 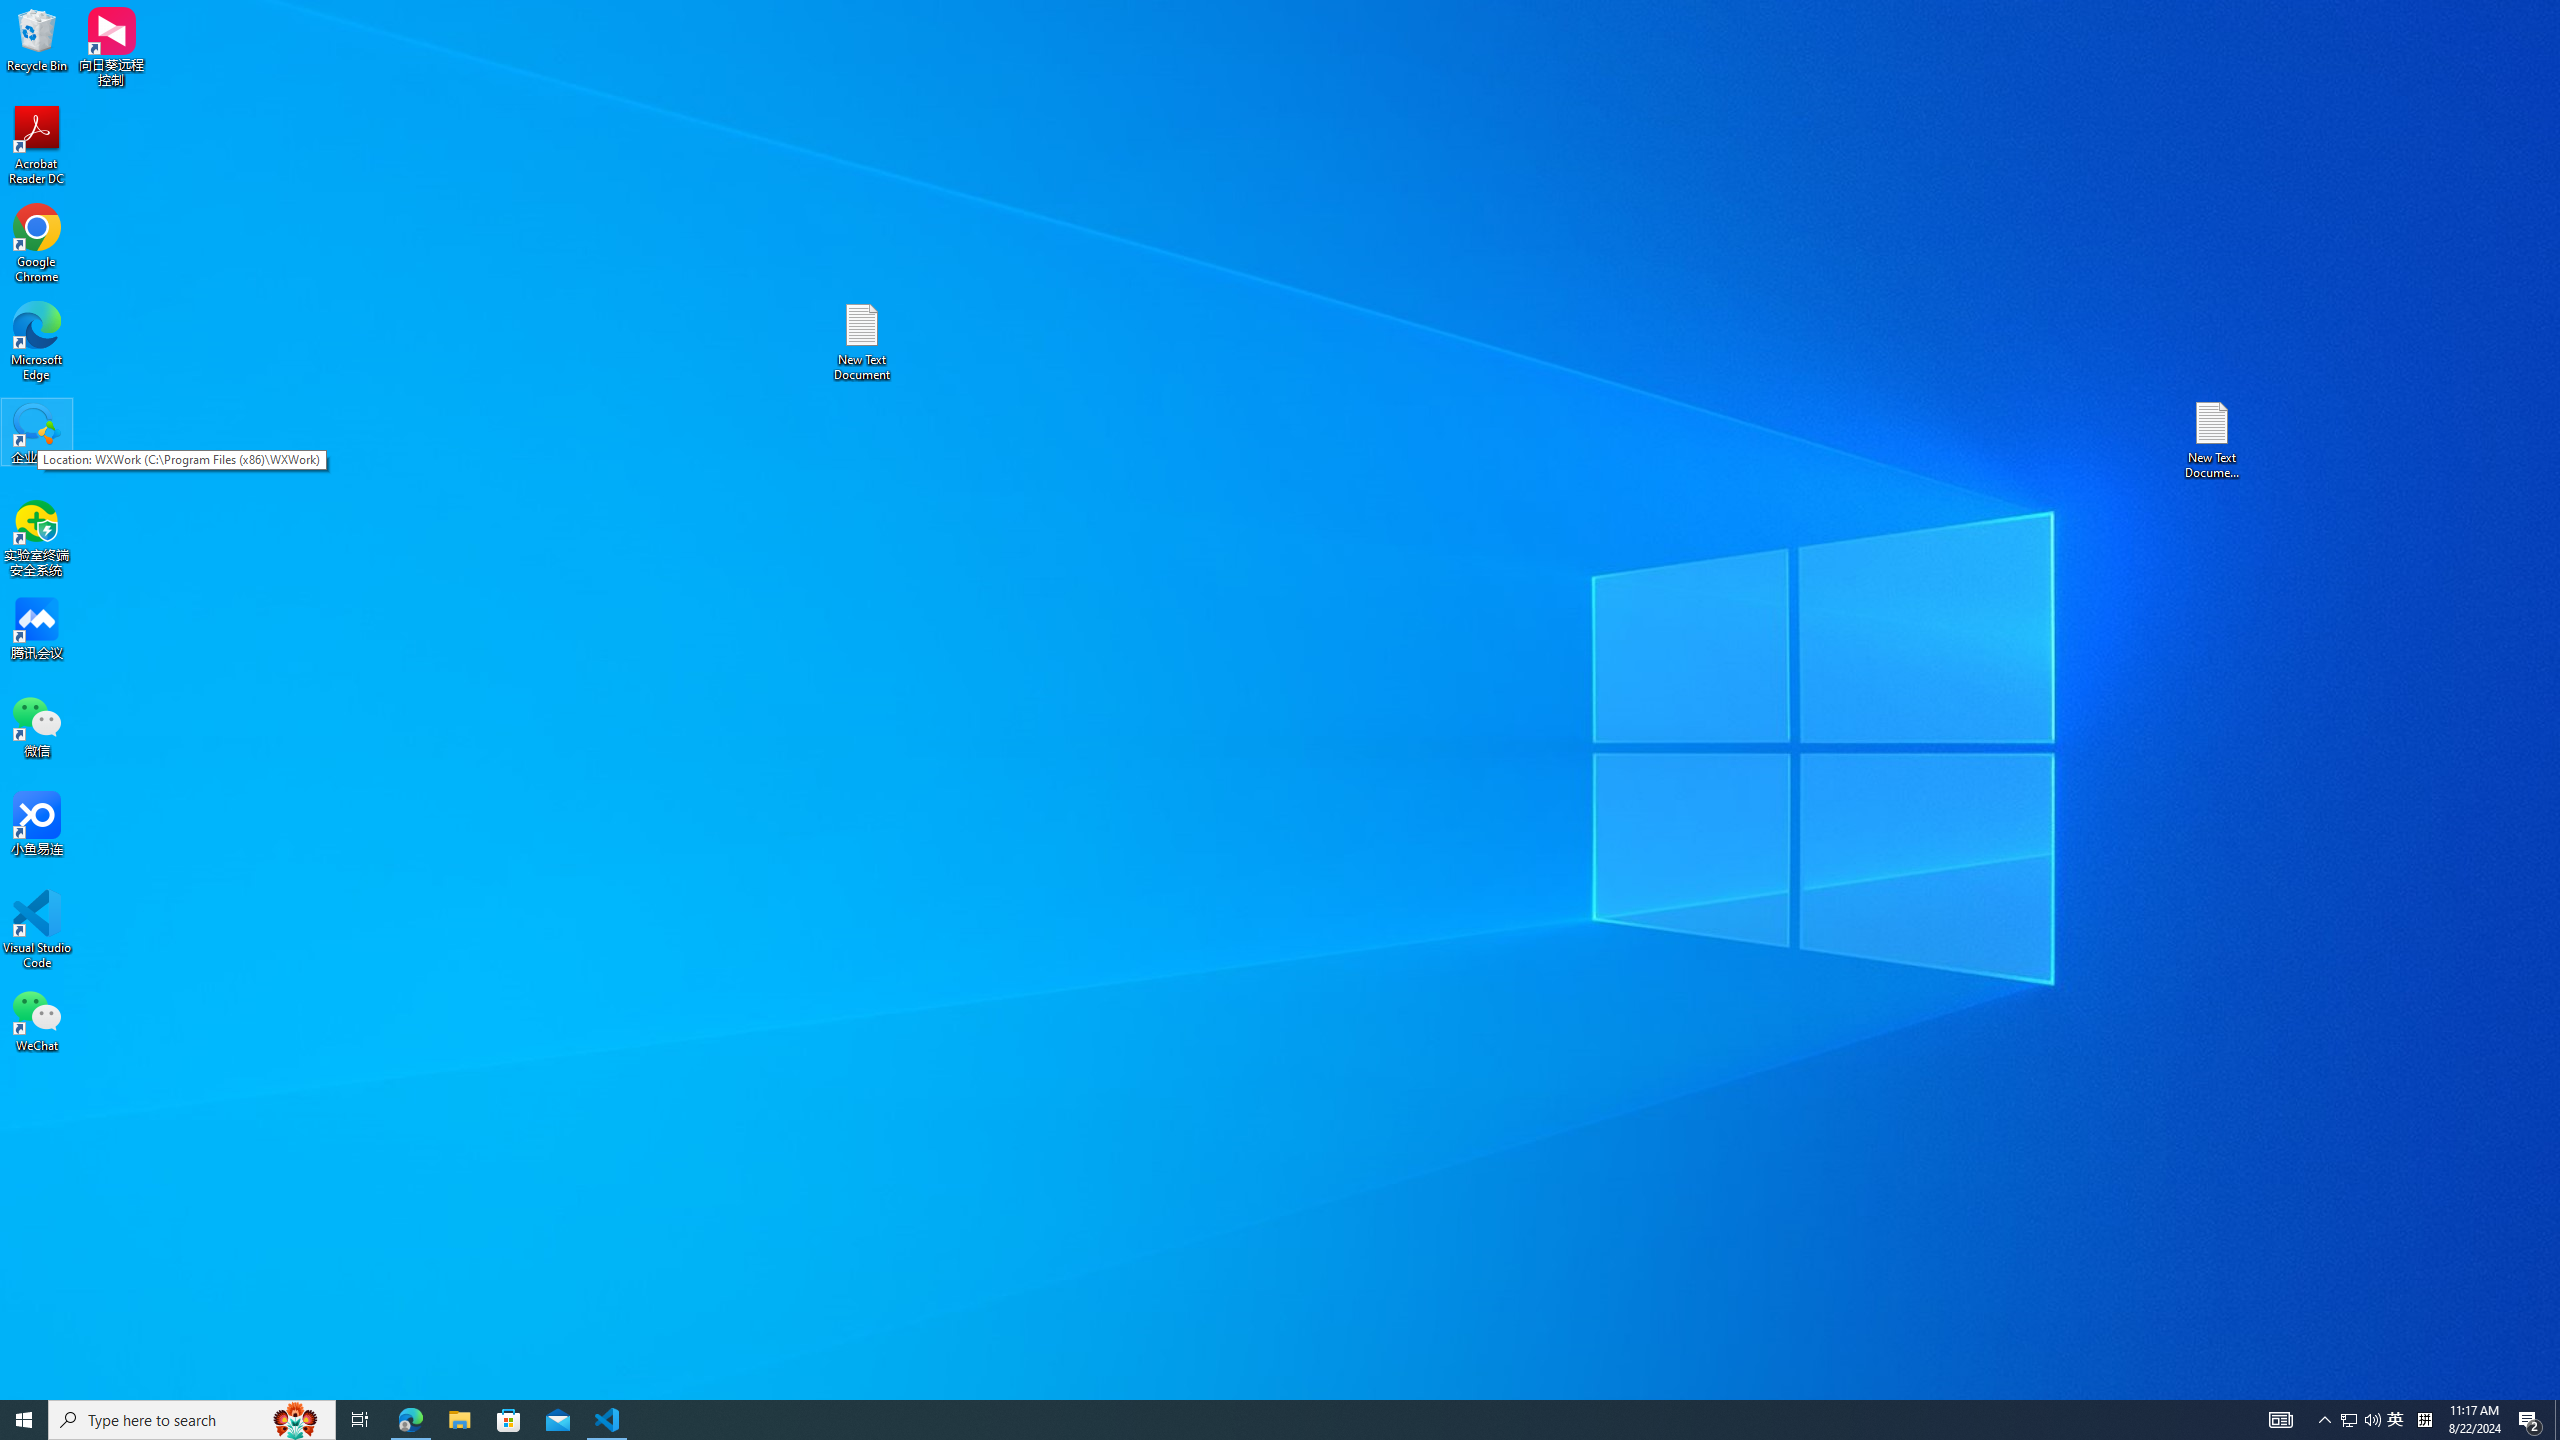 I want to click on 'Action Center, 2 new notifications', so click(x=2396, y=1418).